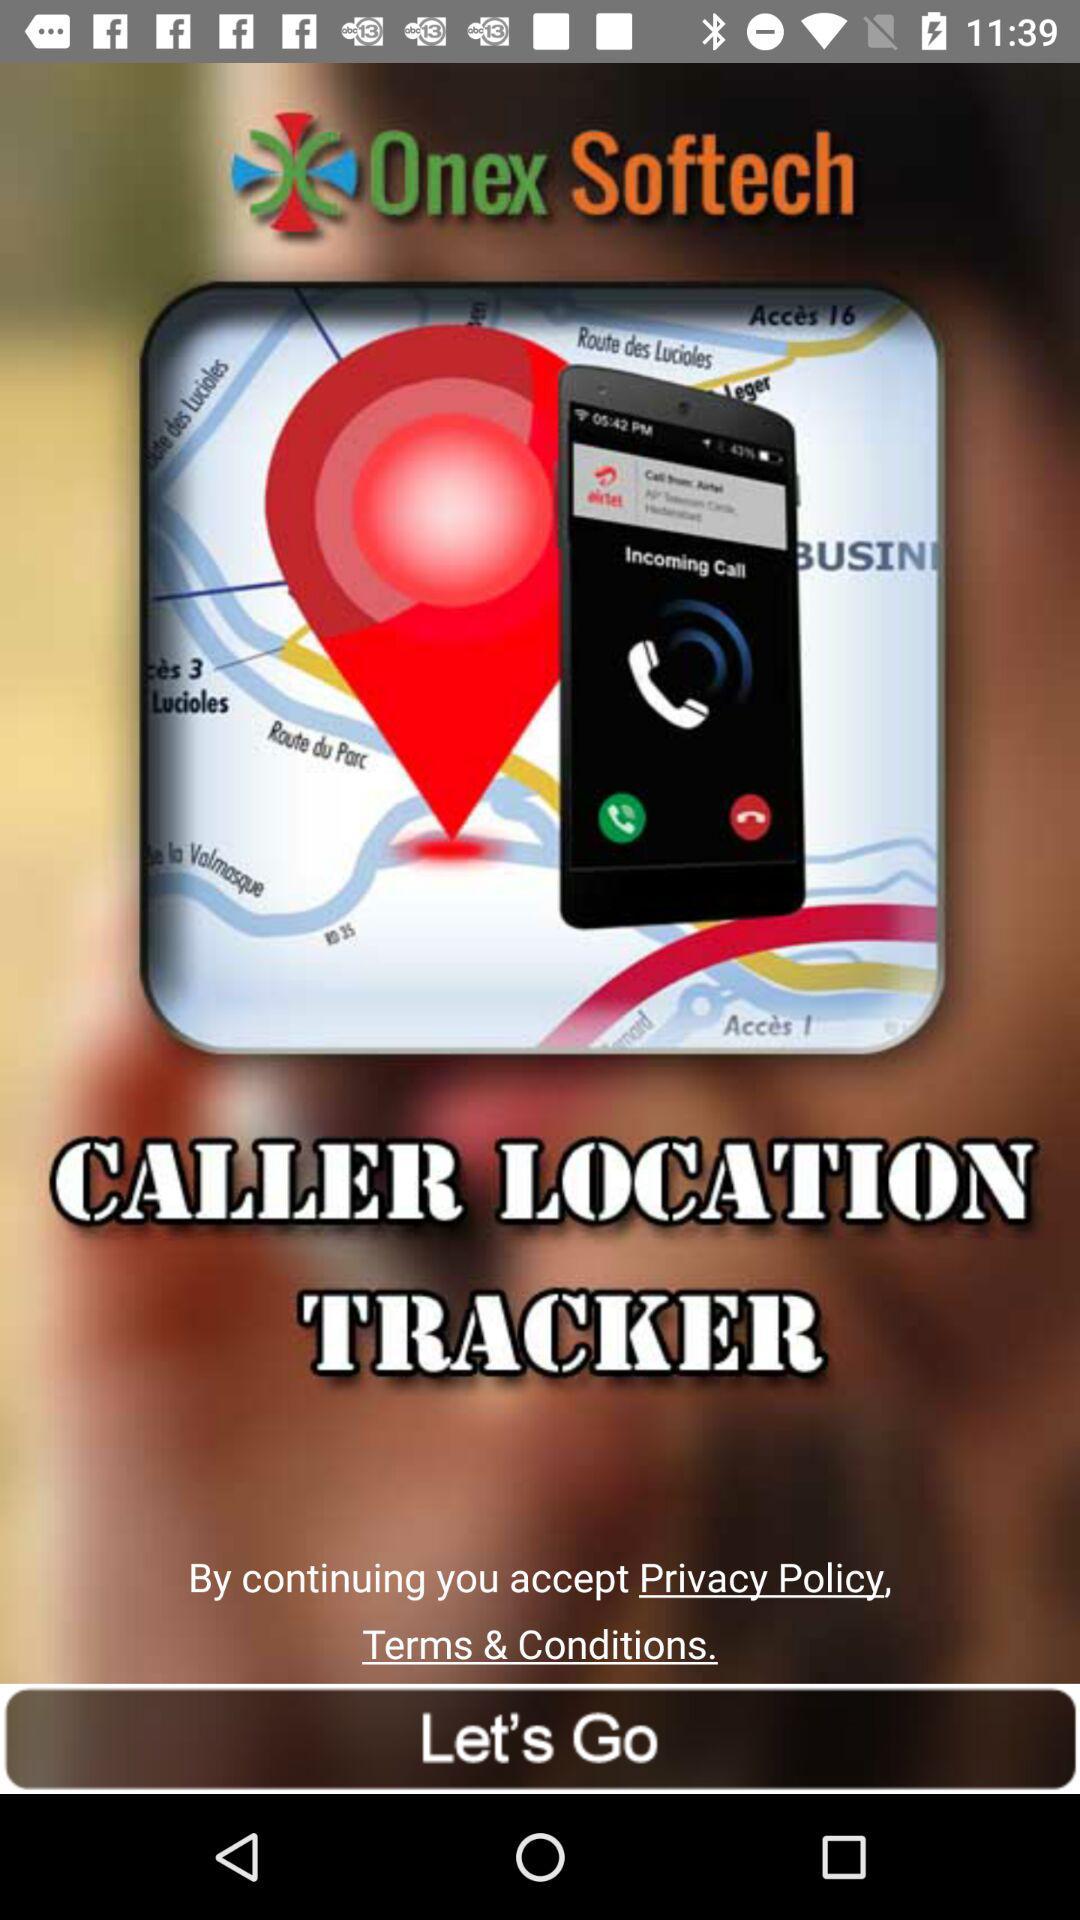  What do you see at coordinates (540, 1737) in the screenshot?
I see `go` at bounding box center [540, 1737].